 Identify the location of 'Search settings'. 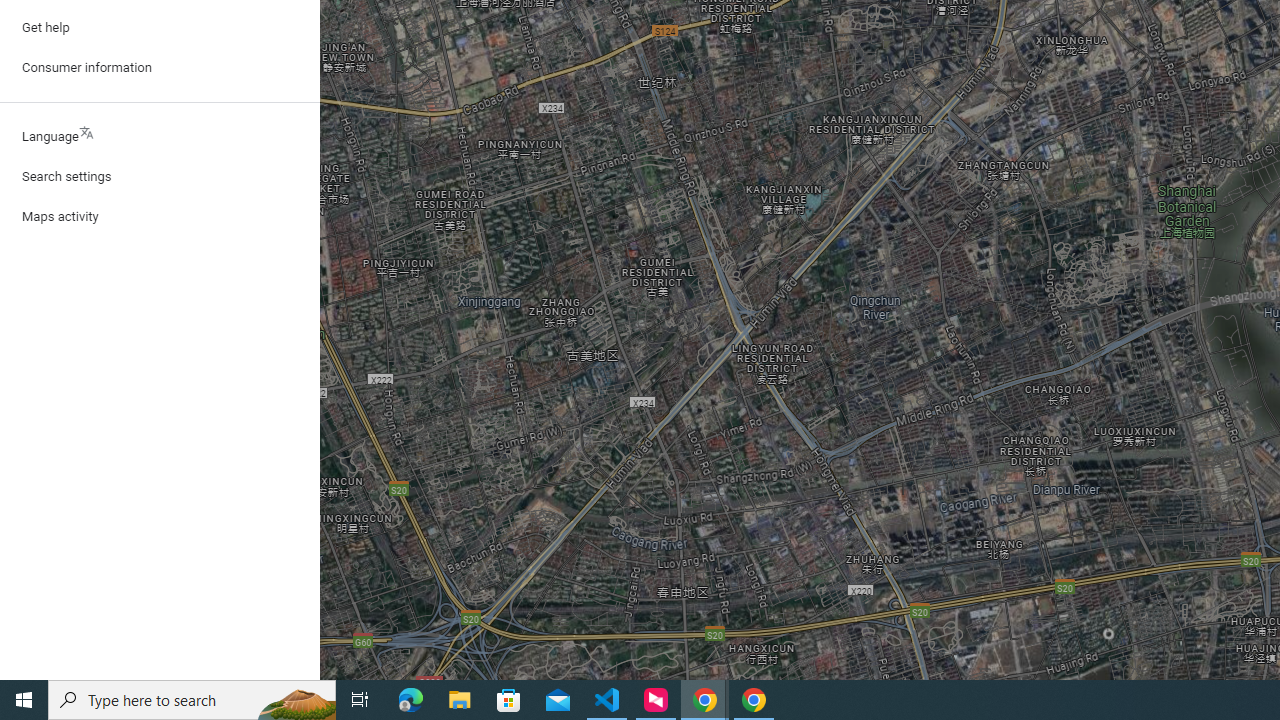
(160, 175).